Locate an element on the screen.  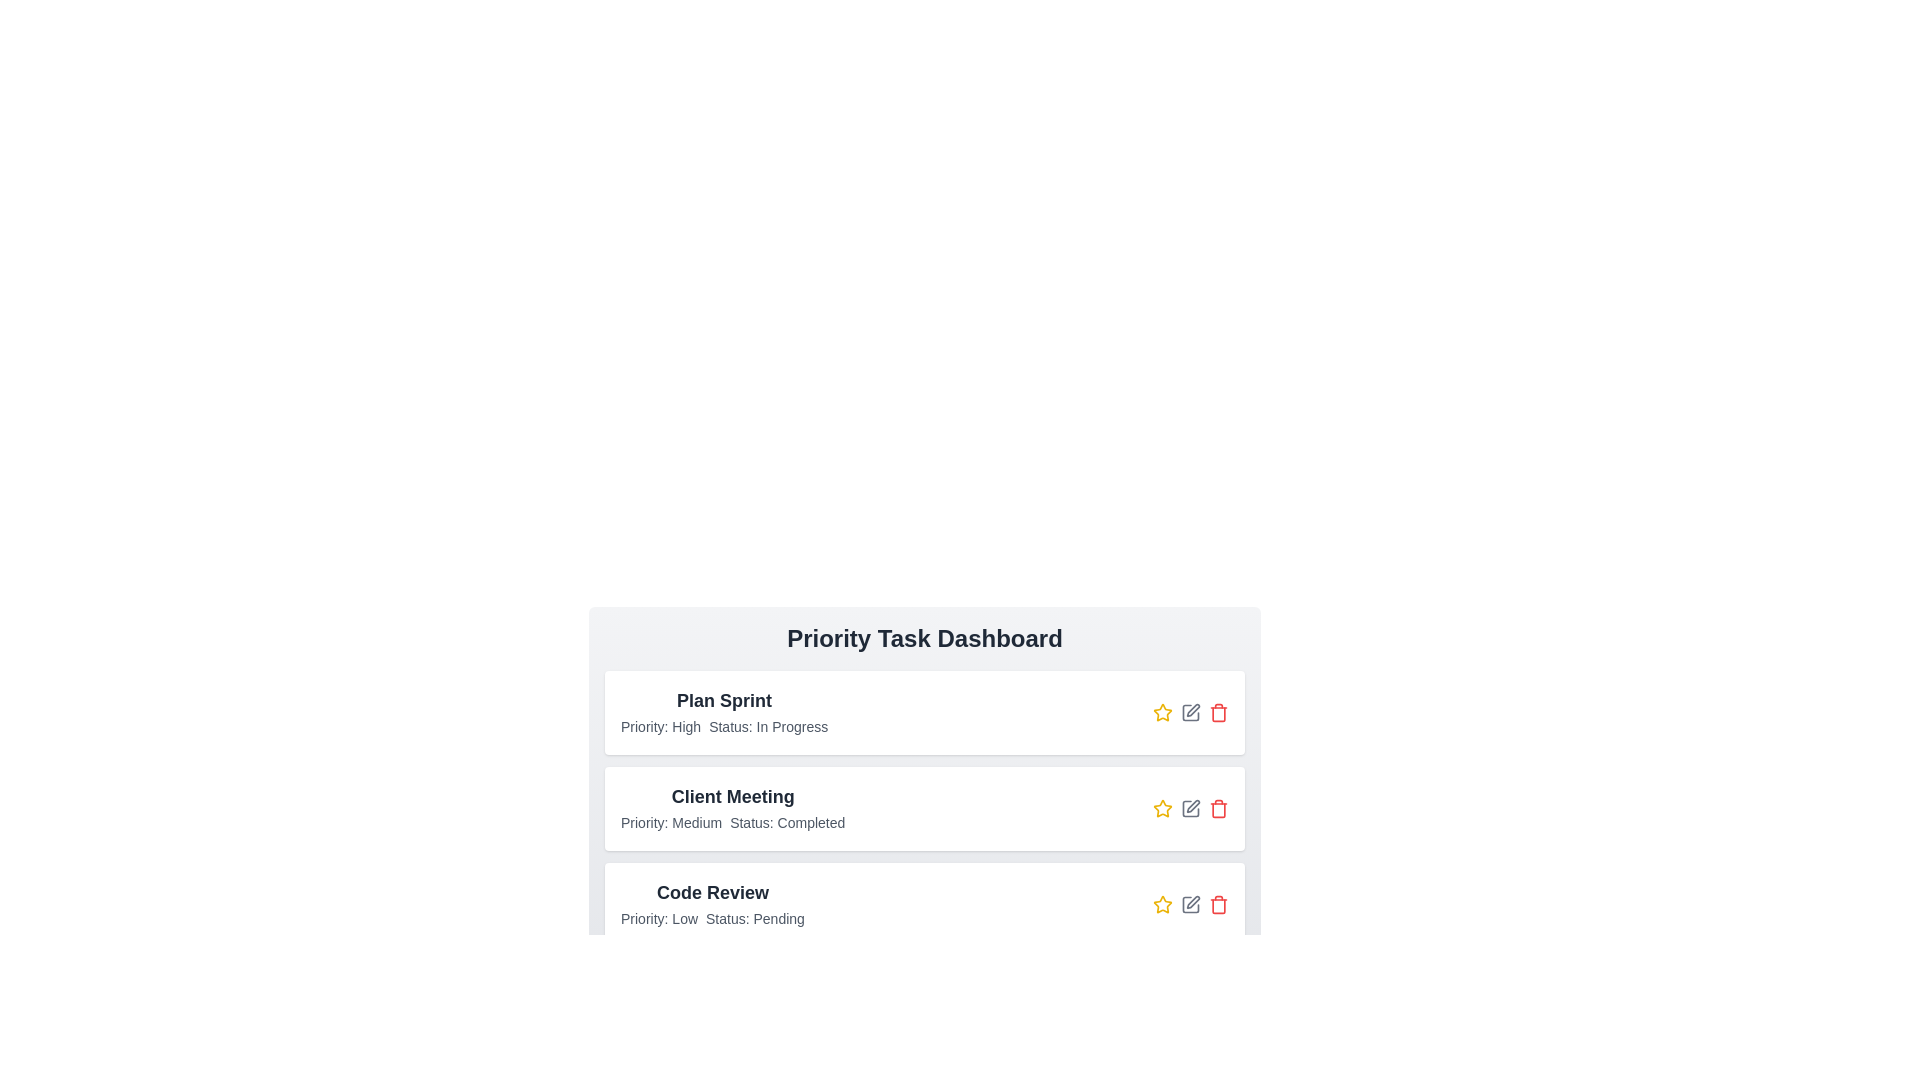
the edit button for the task labeled 'Client Meeting' is located at coordinates (1190, 808).